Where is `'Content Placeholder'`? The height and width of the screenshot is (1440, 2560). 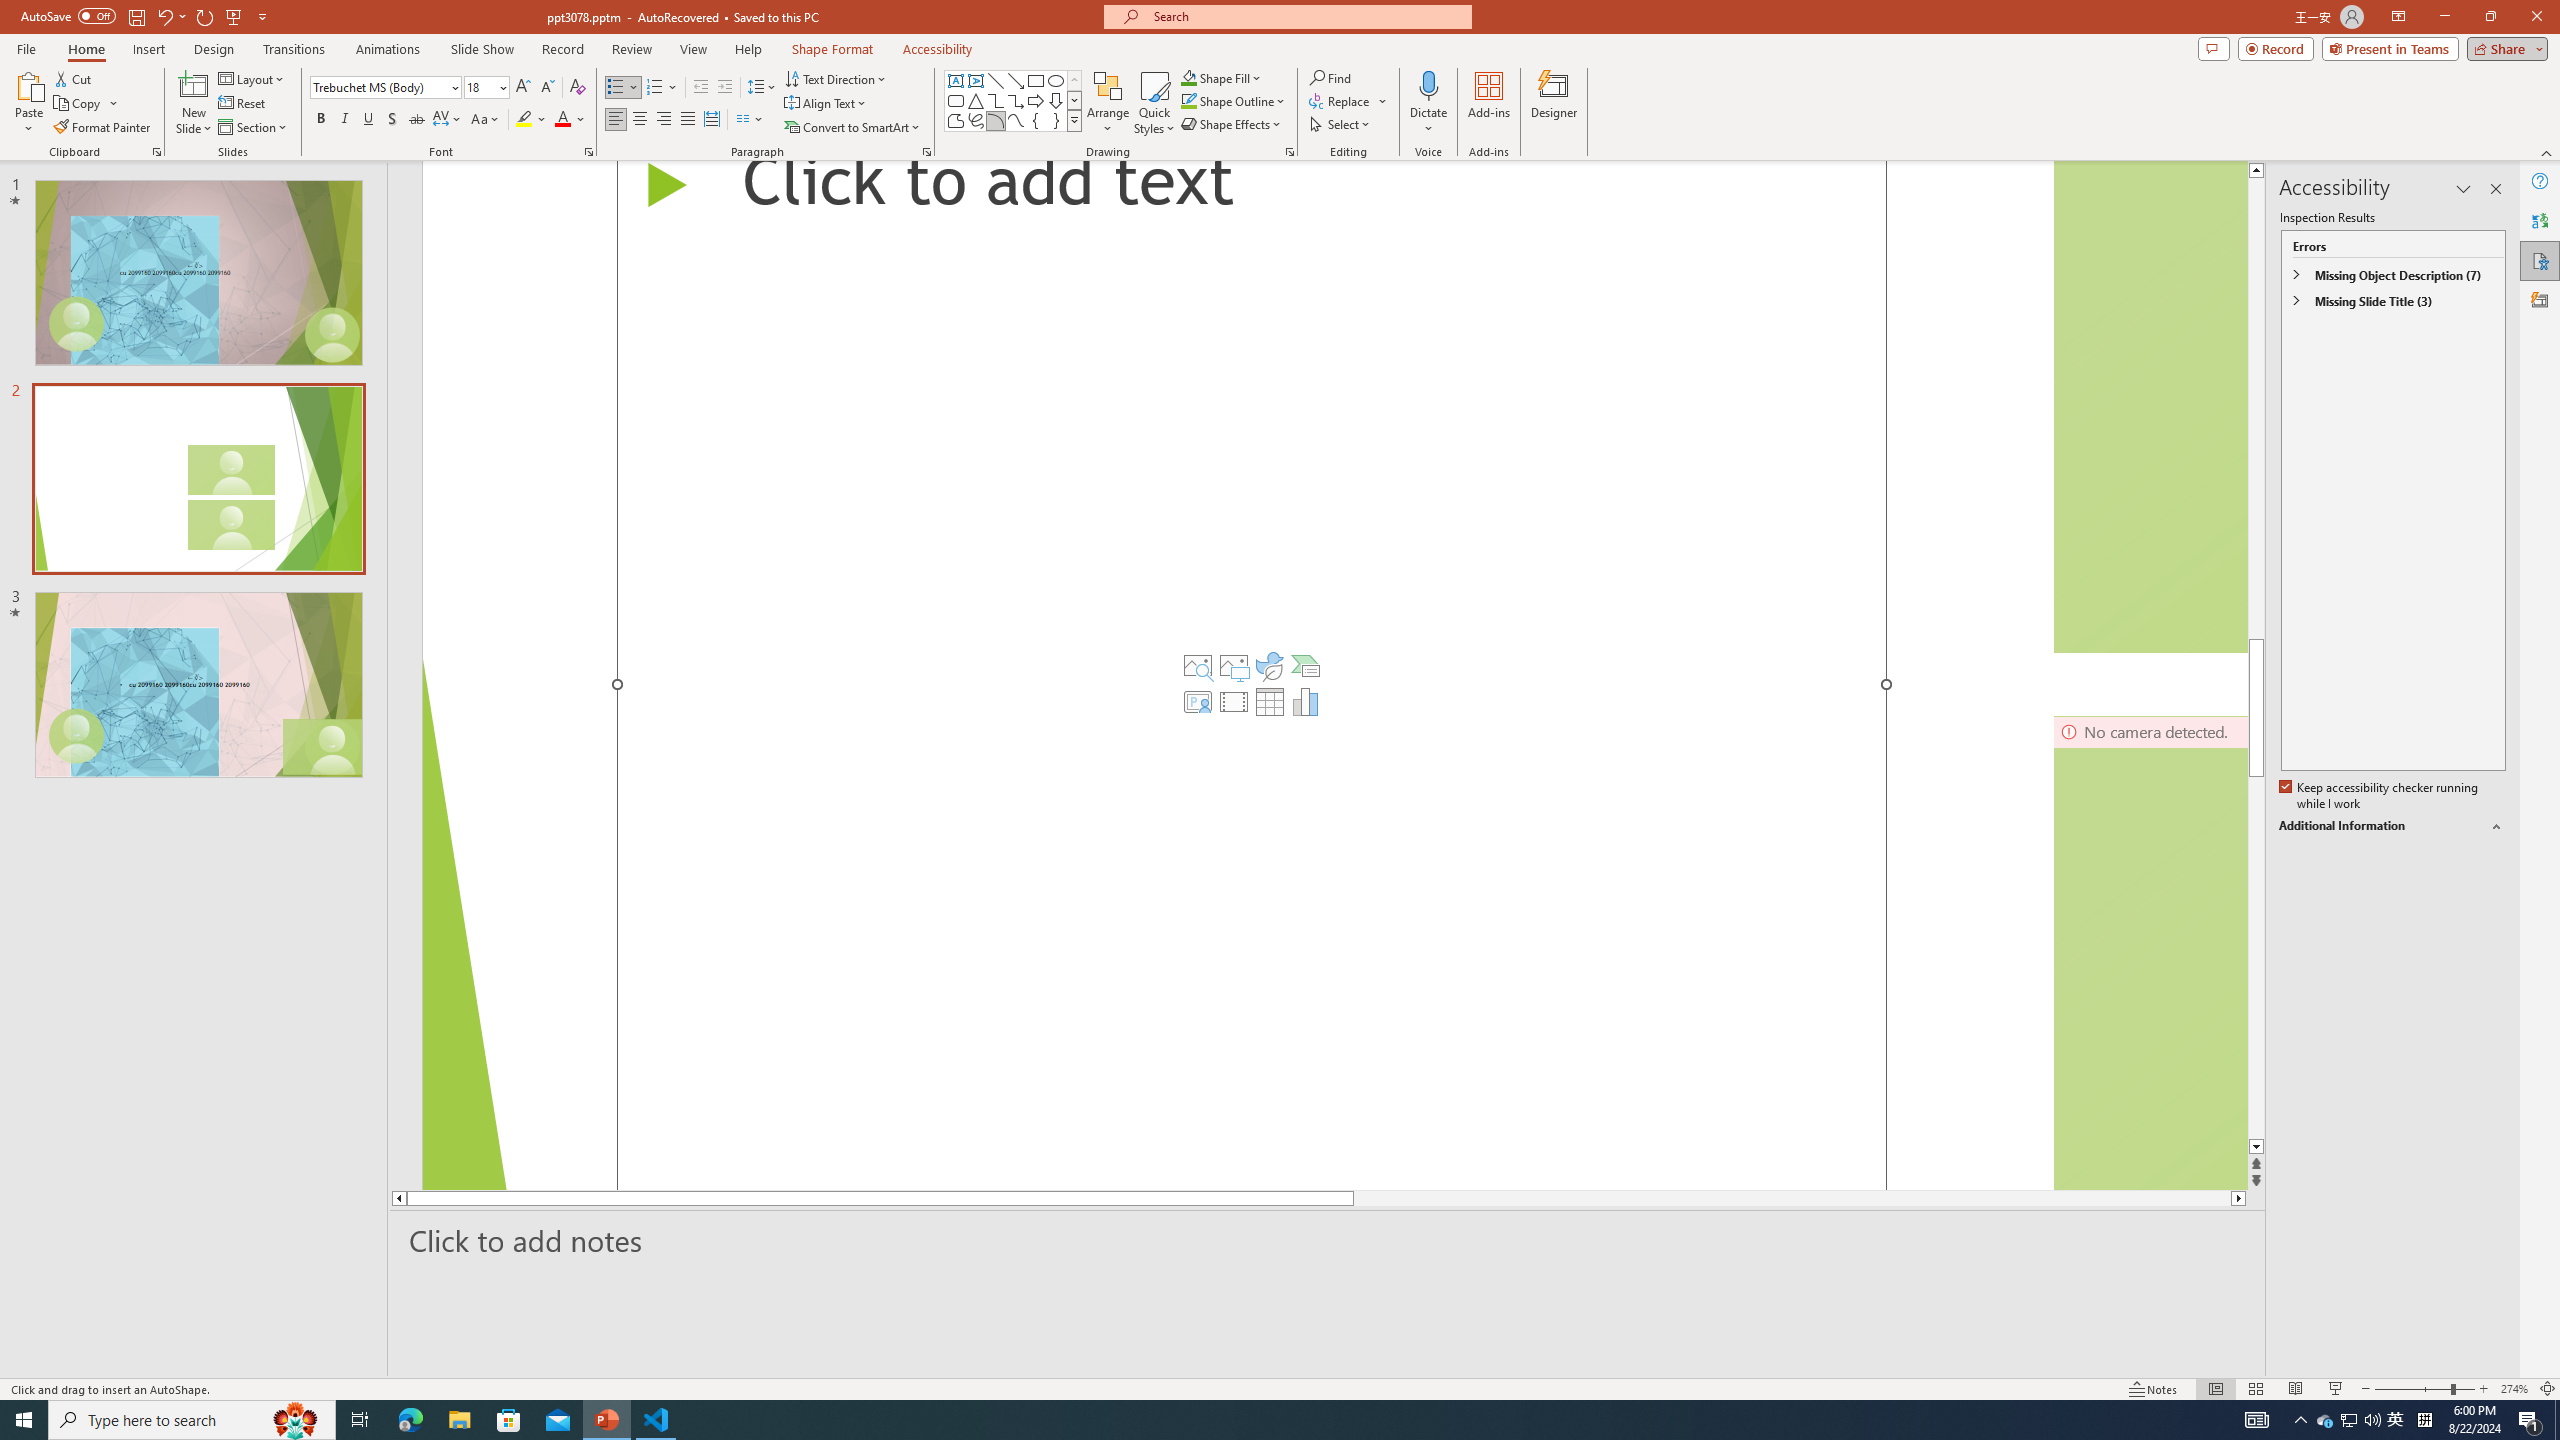 'Content Placeholder' is located at coordinates (1251, 674).